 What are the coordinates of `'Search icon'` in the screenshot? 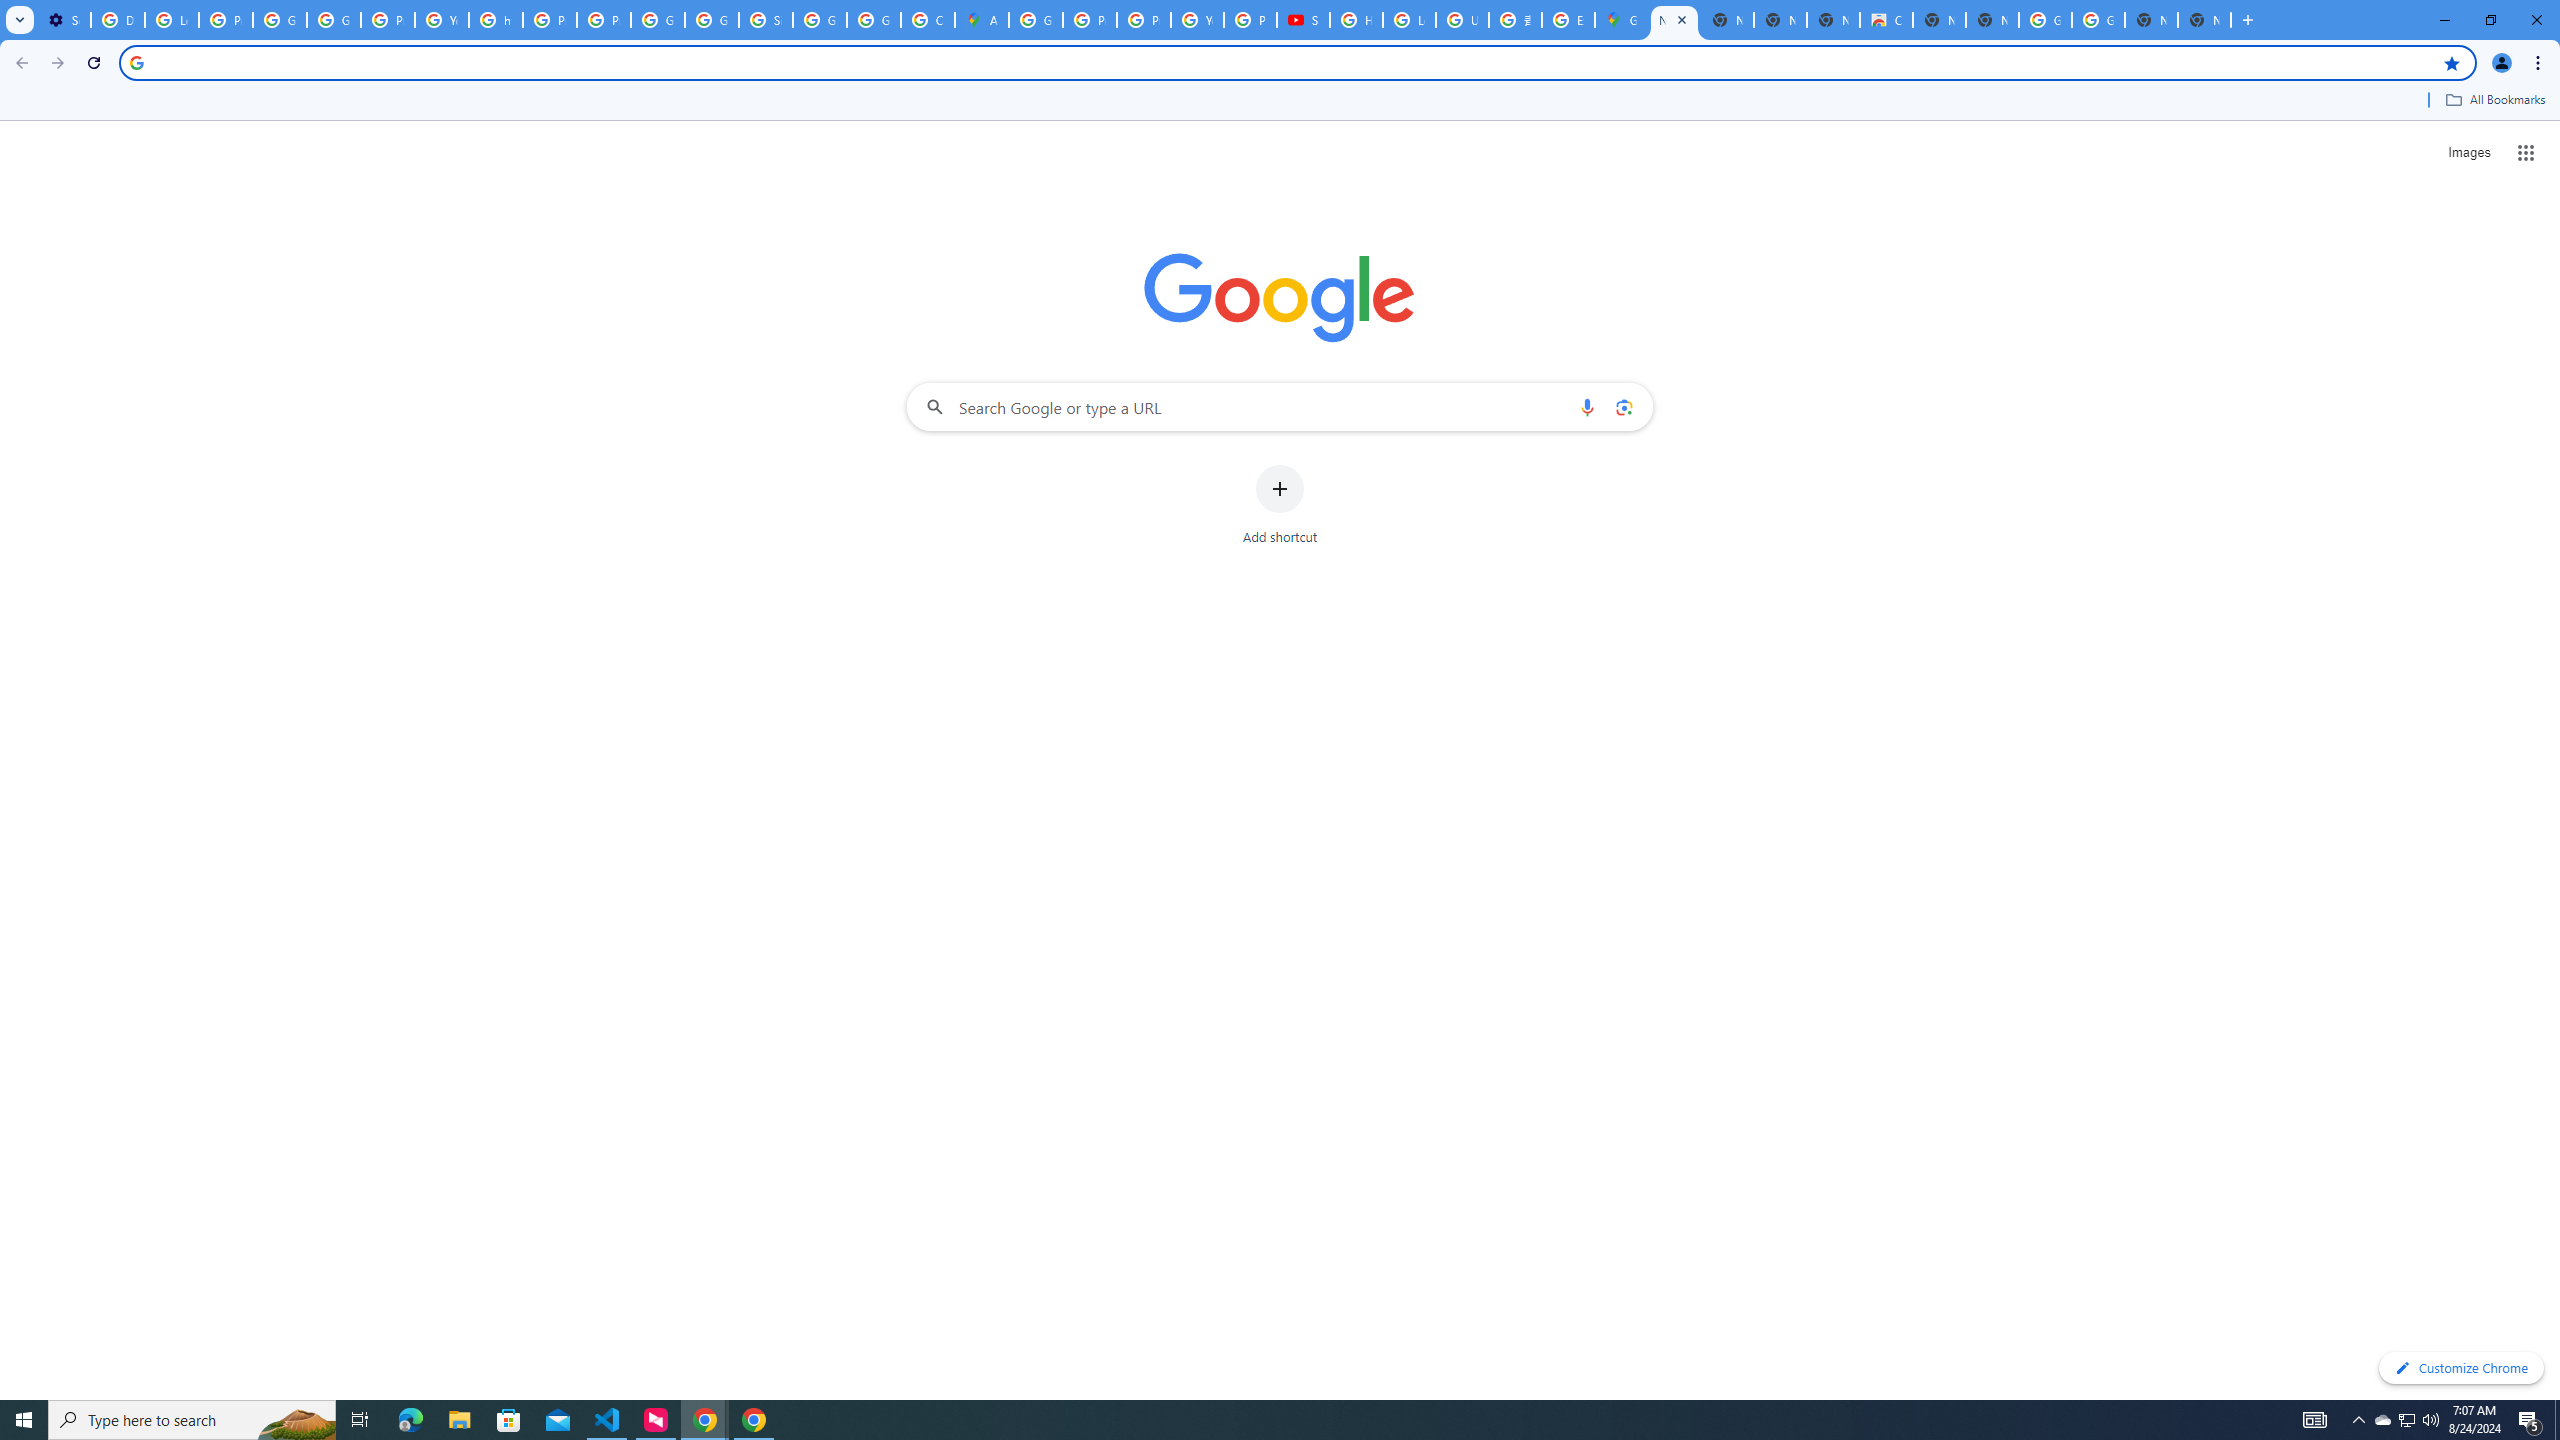 It's located at (135, 61).